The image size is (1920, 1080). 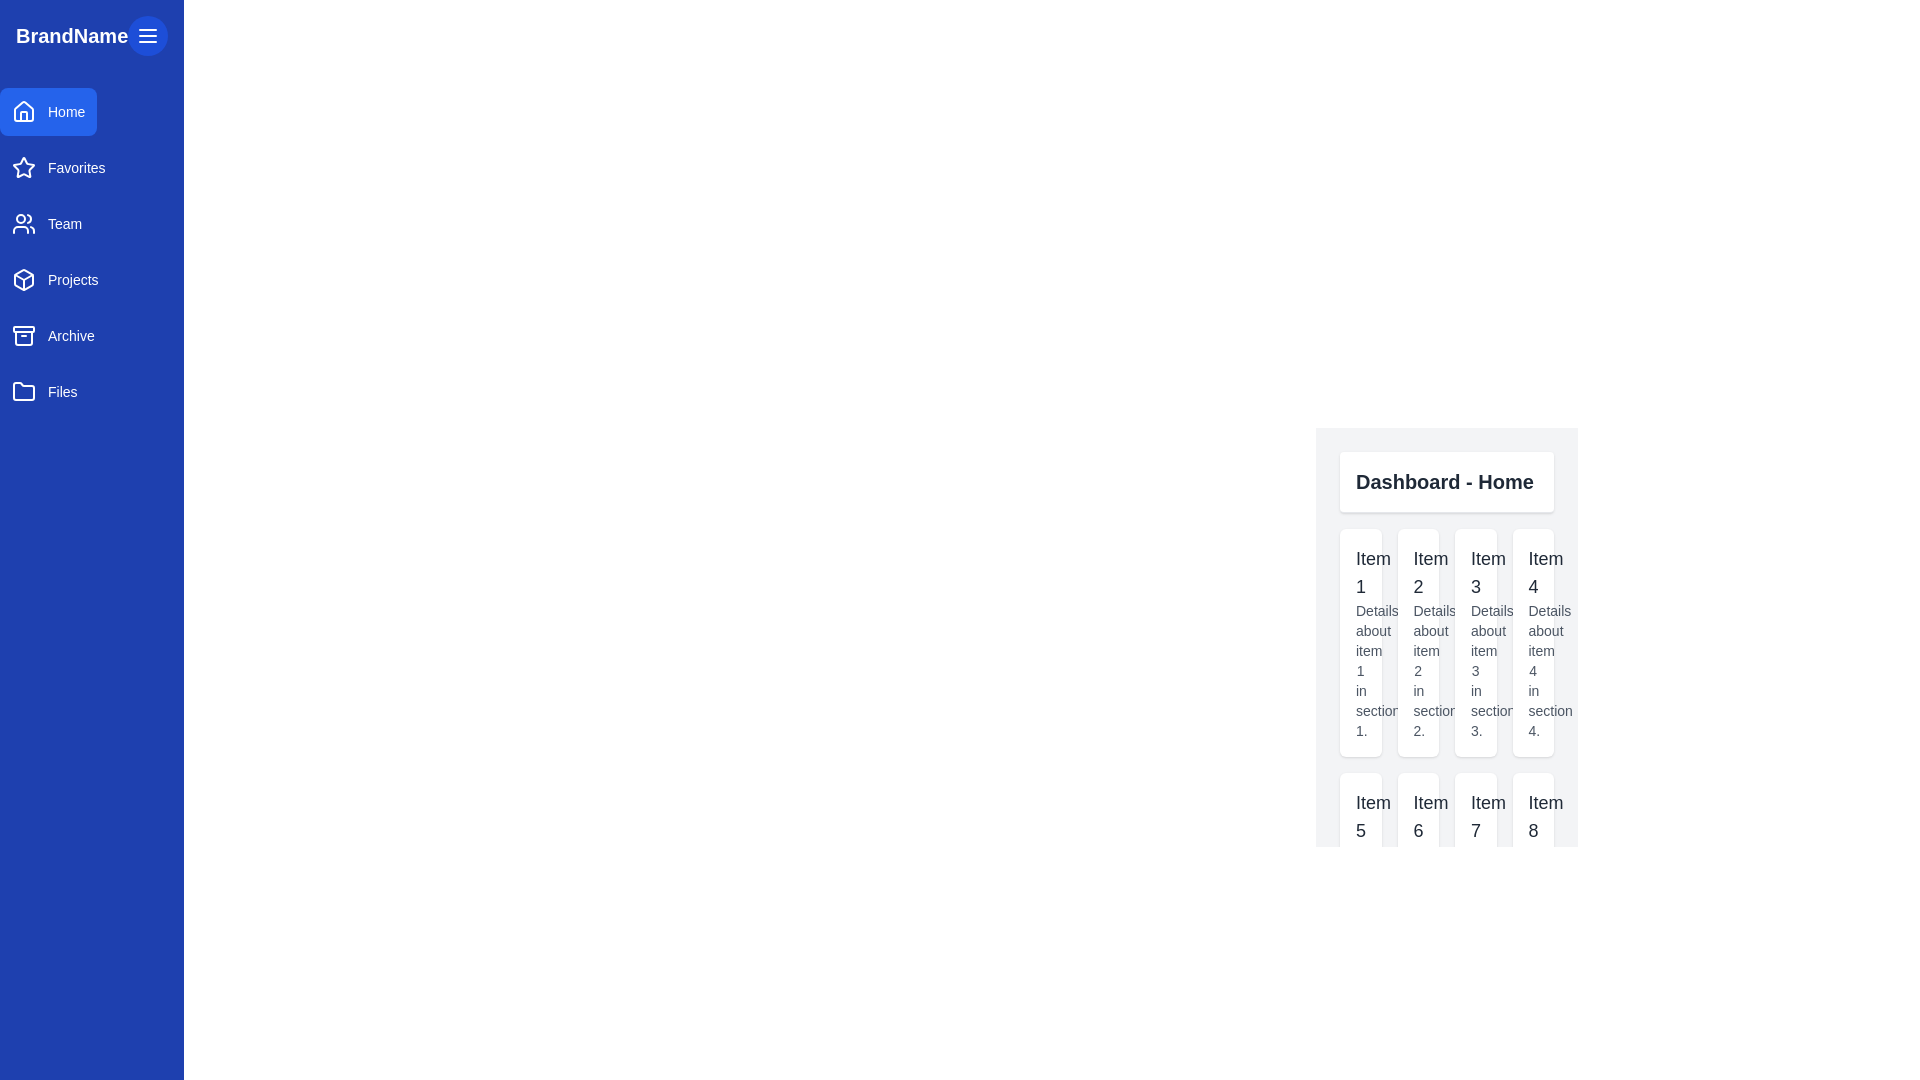 What do you see at coordinates (24, 111) in the screenshot?
I see `the house-shaped icon on the left navigation bar` at bounding box center [24, 111].